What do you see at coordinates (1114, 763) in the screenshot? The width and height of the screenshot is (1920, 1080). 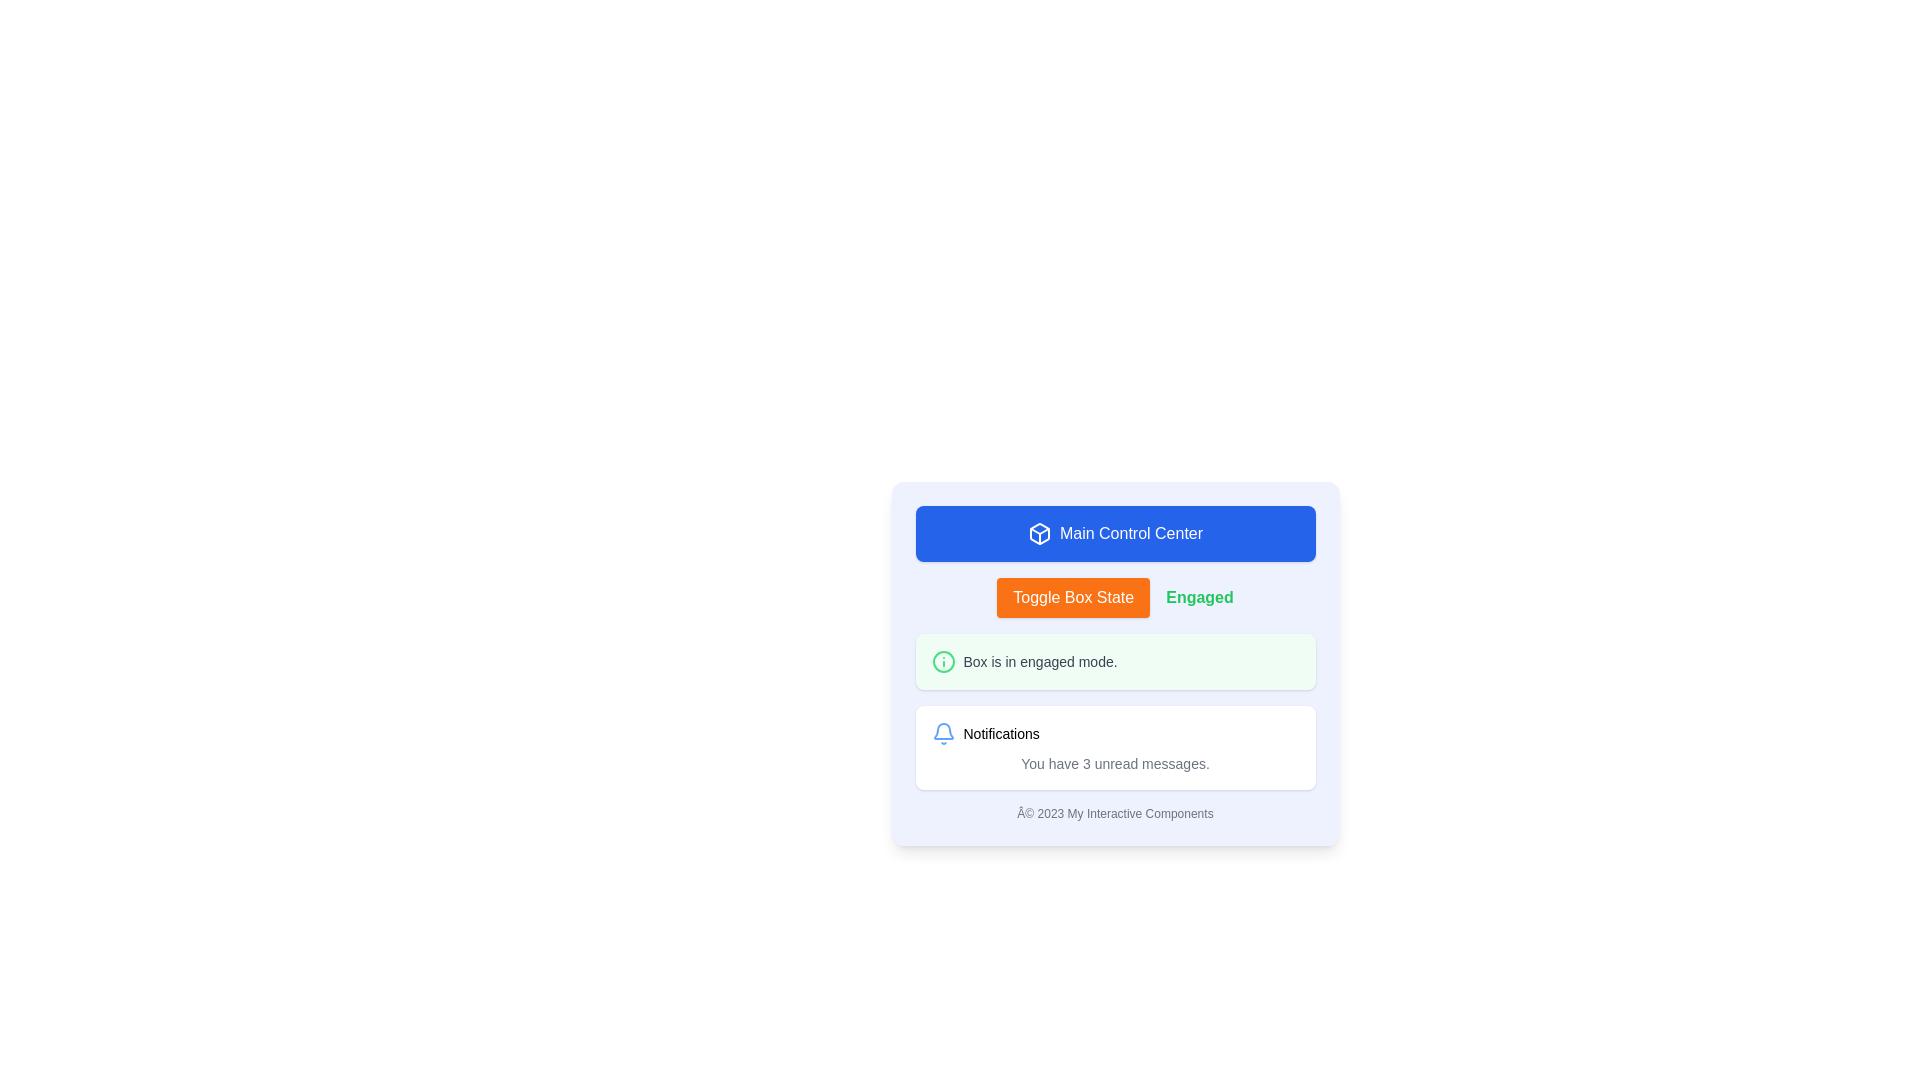 I see `the text label displaying 'You have 3 unread messages.' located below the 'Notifications' title in the notification card` at bounding box center [1114, 763].